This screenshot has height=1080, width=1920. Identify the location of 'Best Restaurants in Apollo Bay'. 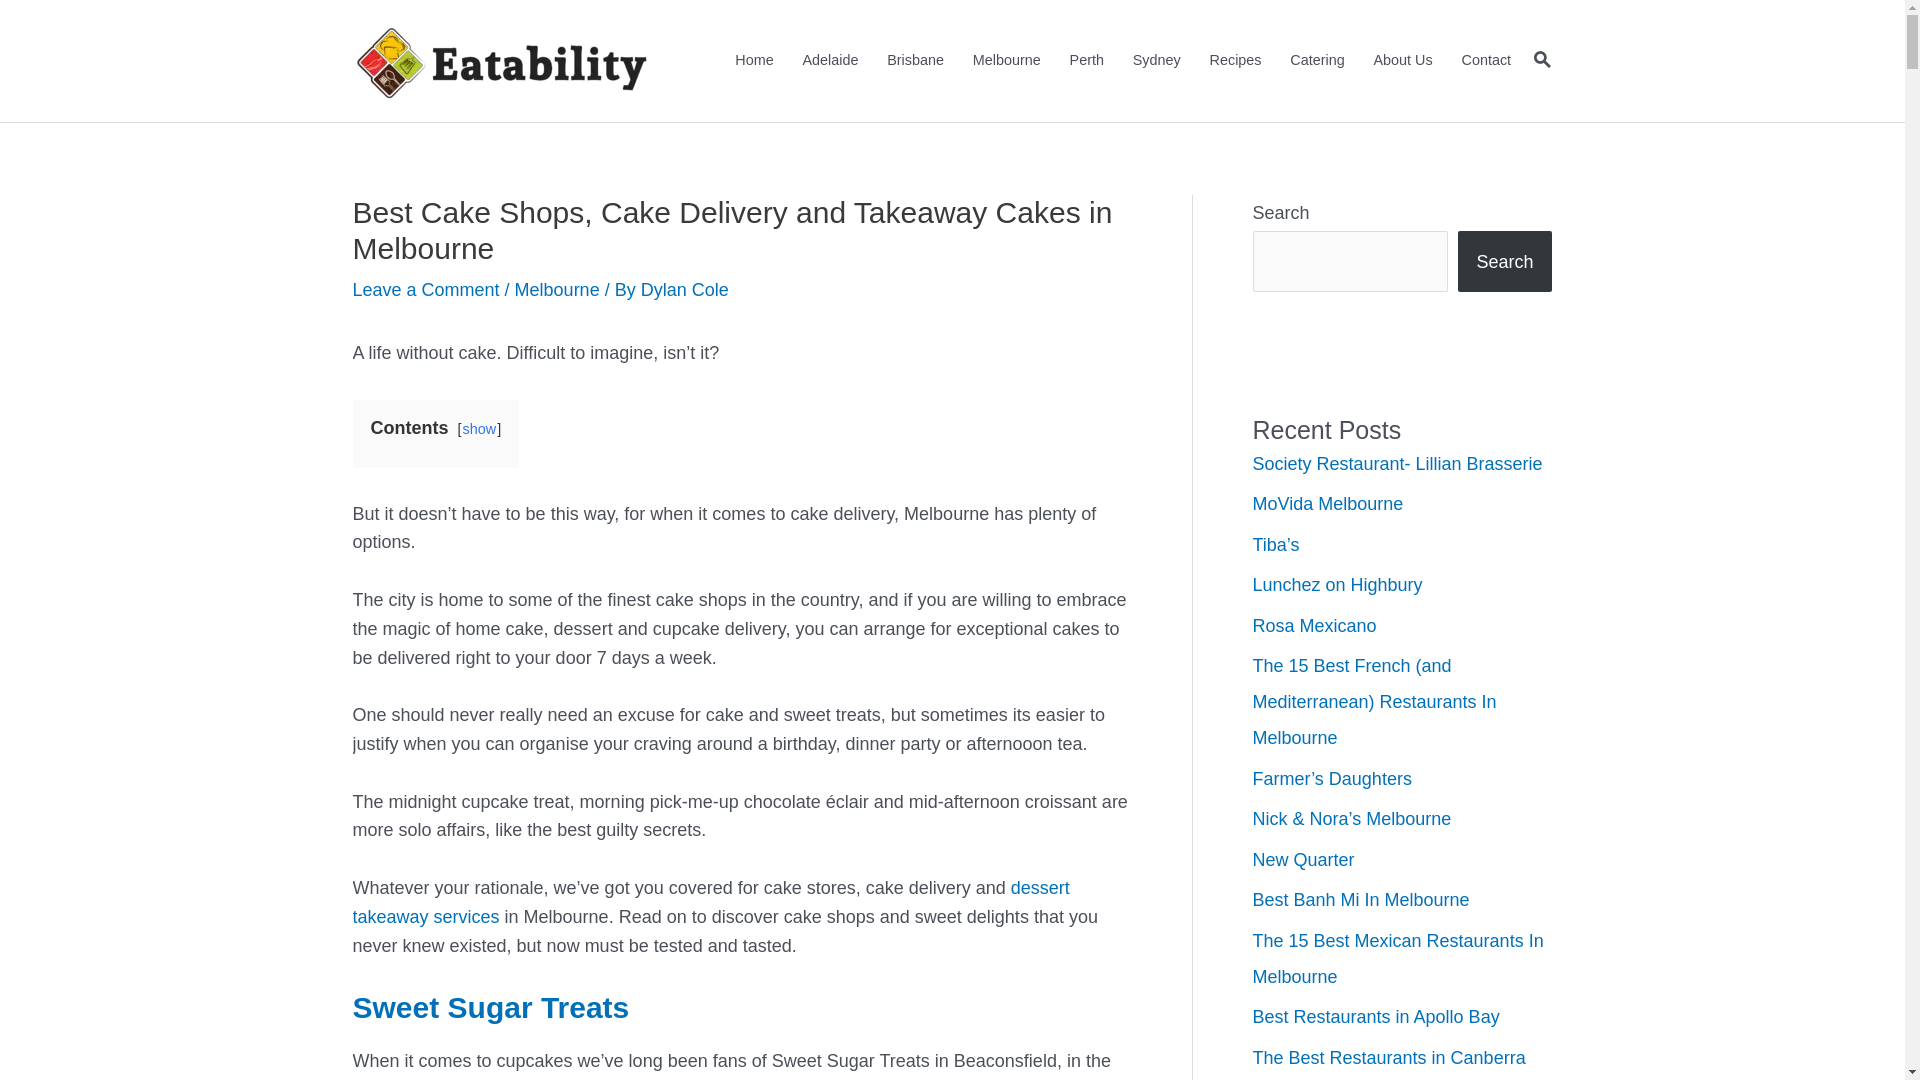
(1374, 1017).